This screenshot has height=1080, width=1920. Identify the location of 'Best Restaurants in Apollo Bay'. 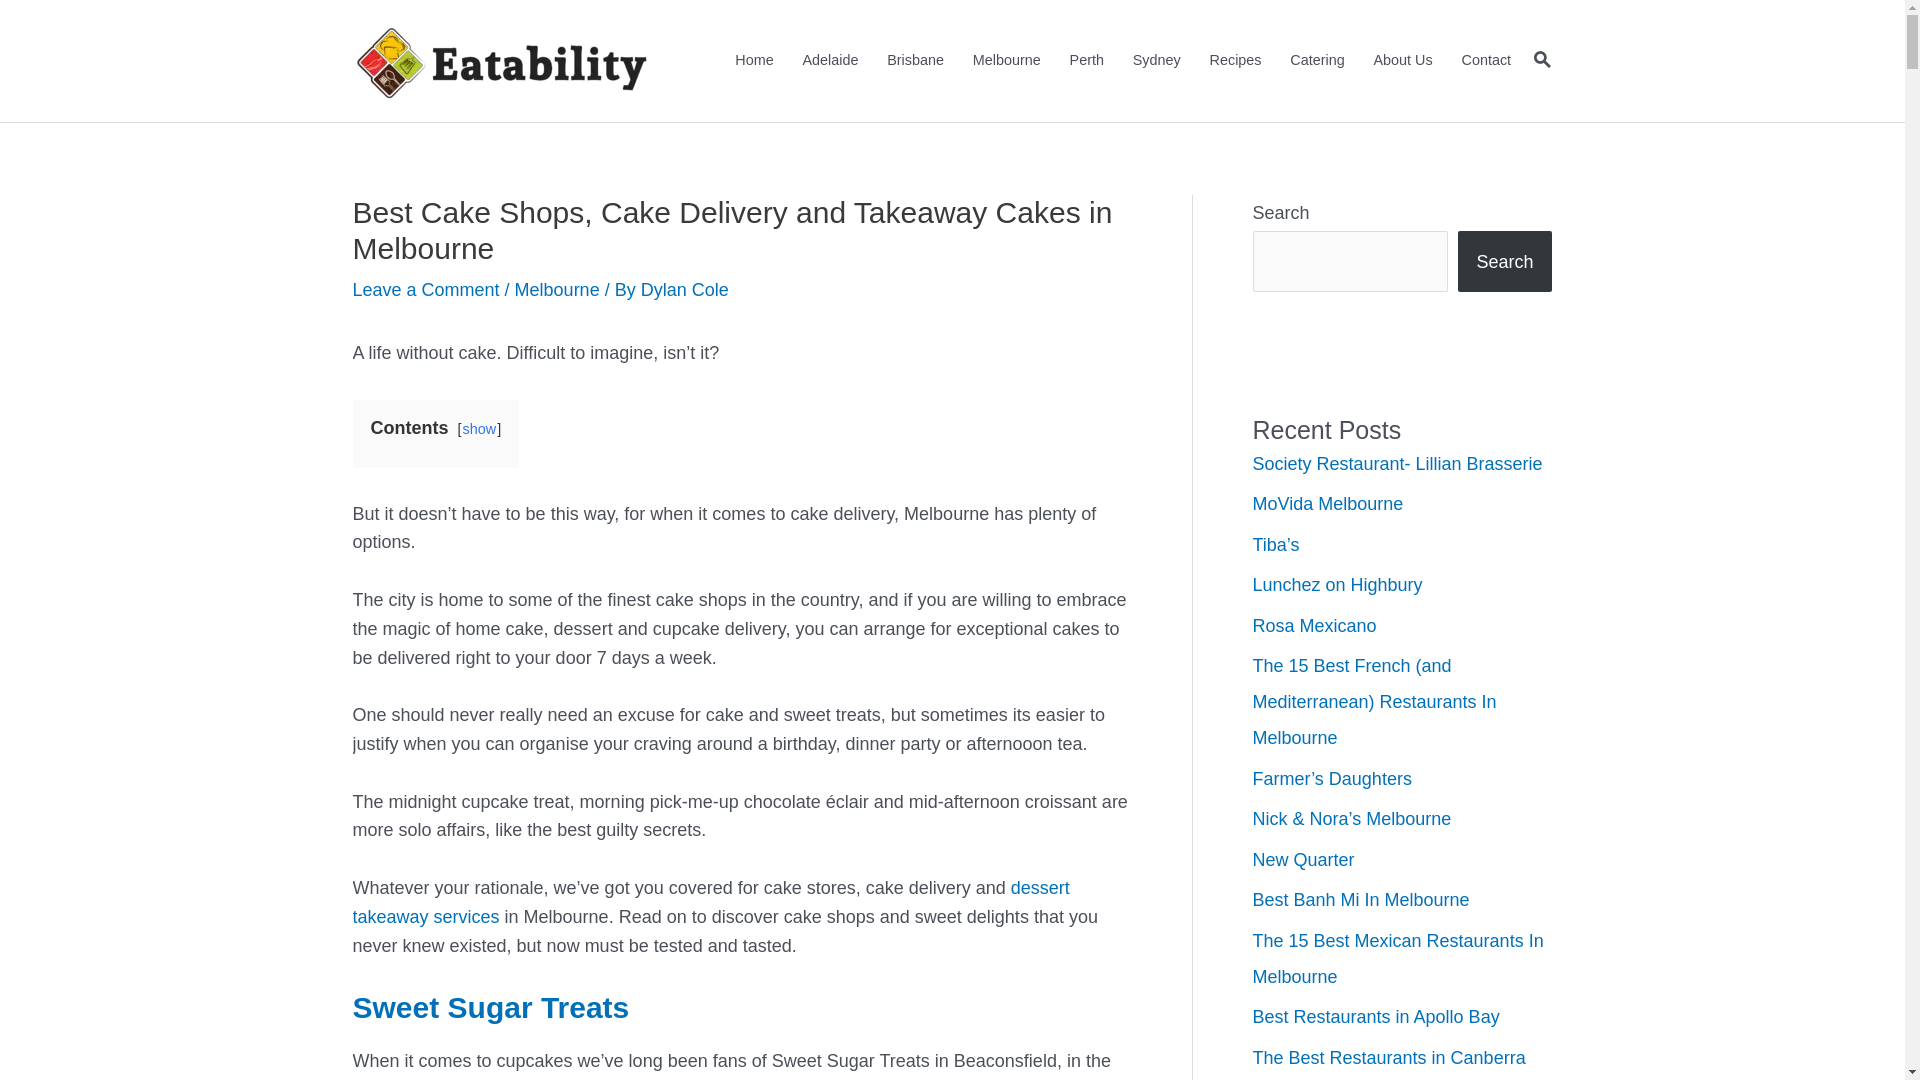
(1374, 1017).